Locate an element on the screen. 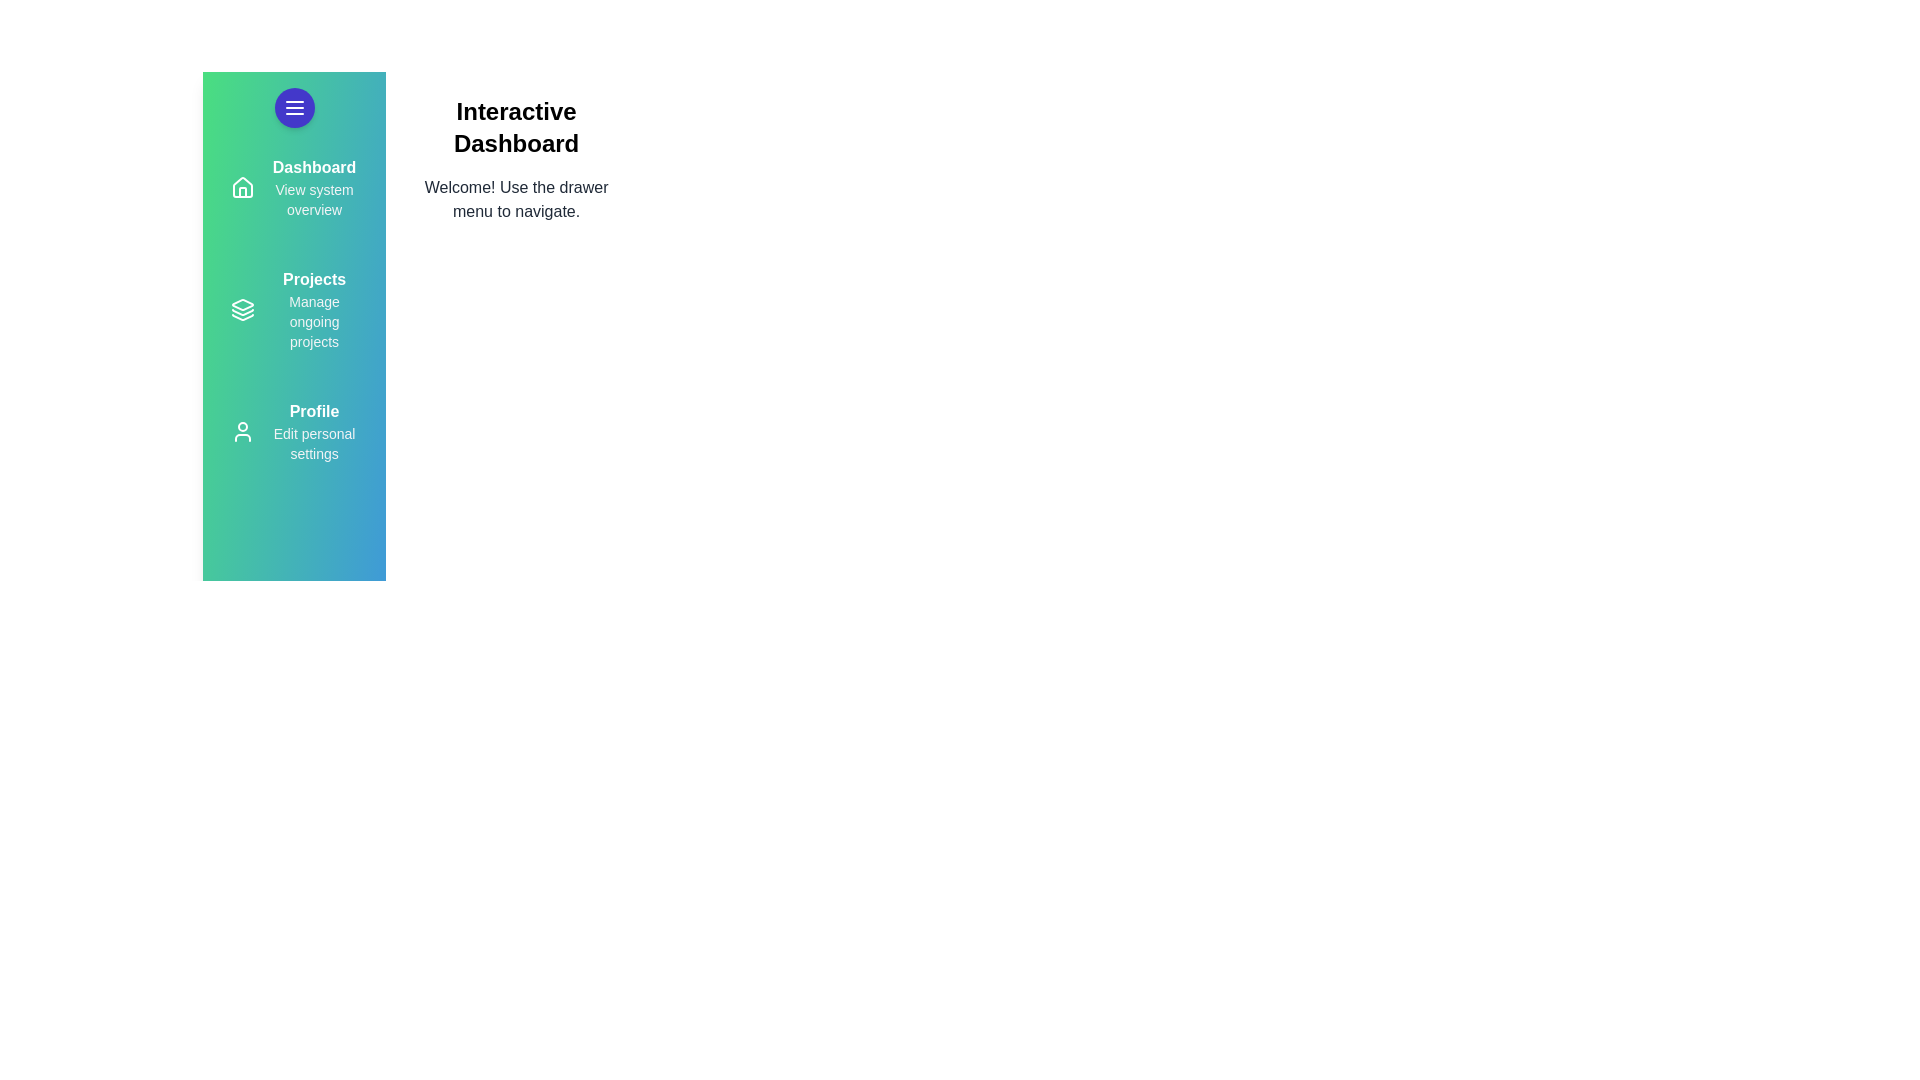 The image size is (1920, 1080). the menu button to toggle the drawer is located at coordinates (293, 108).